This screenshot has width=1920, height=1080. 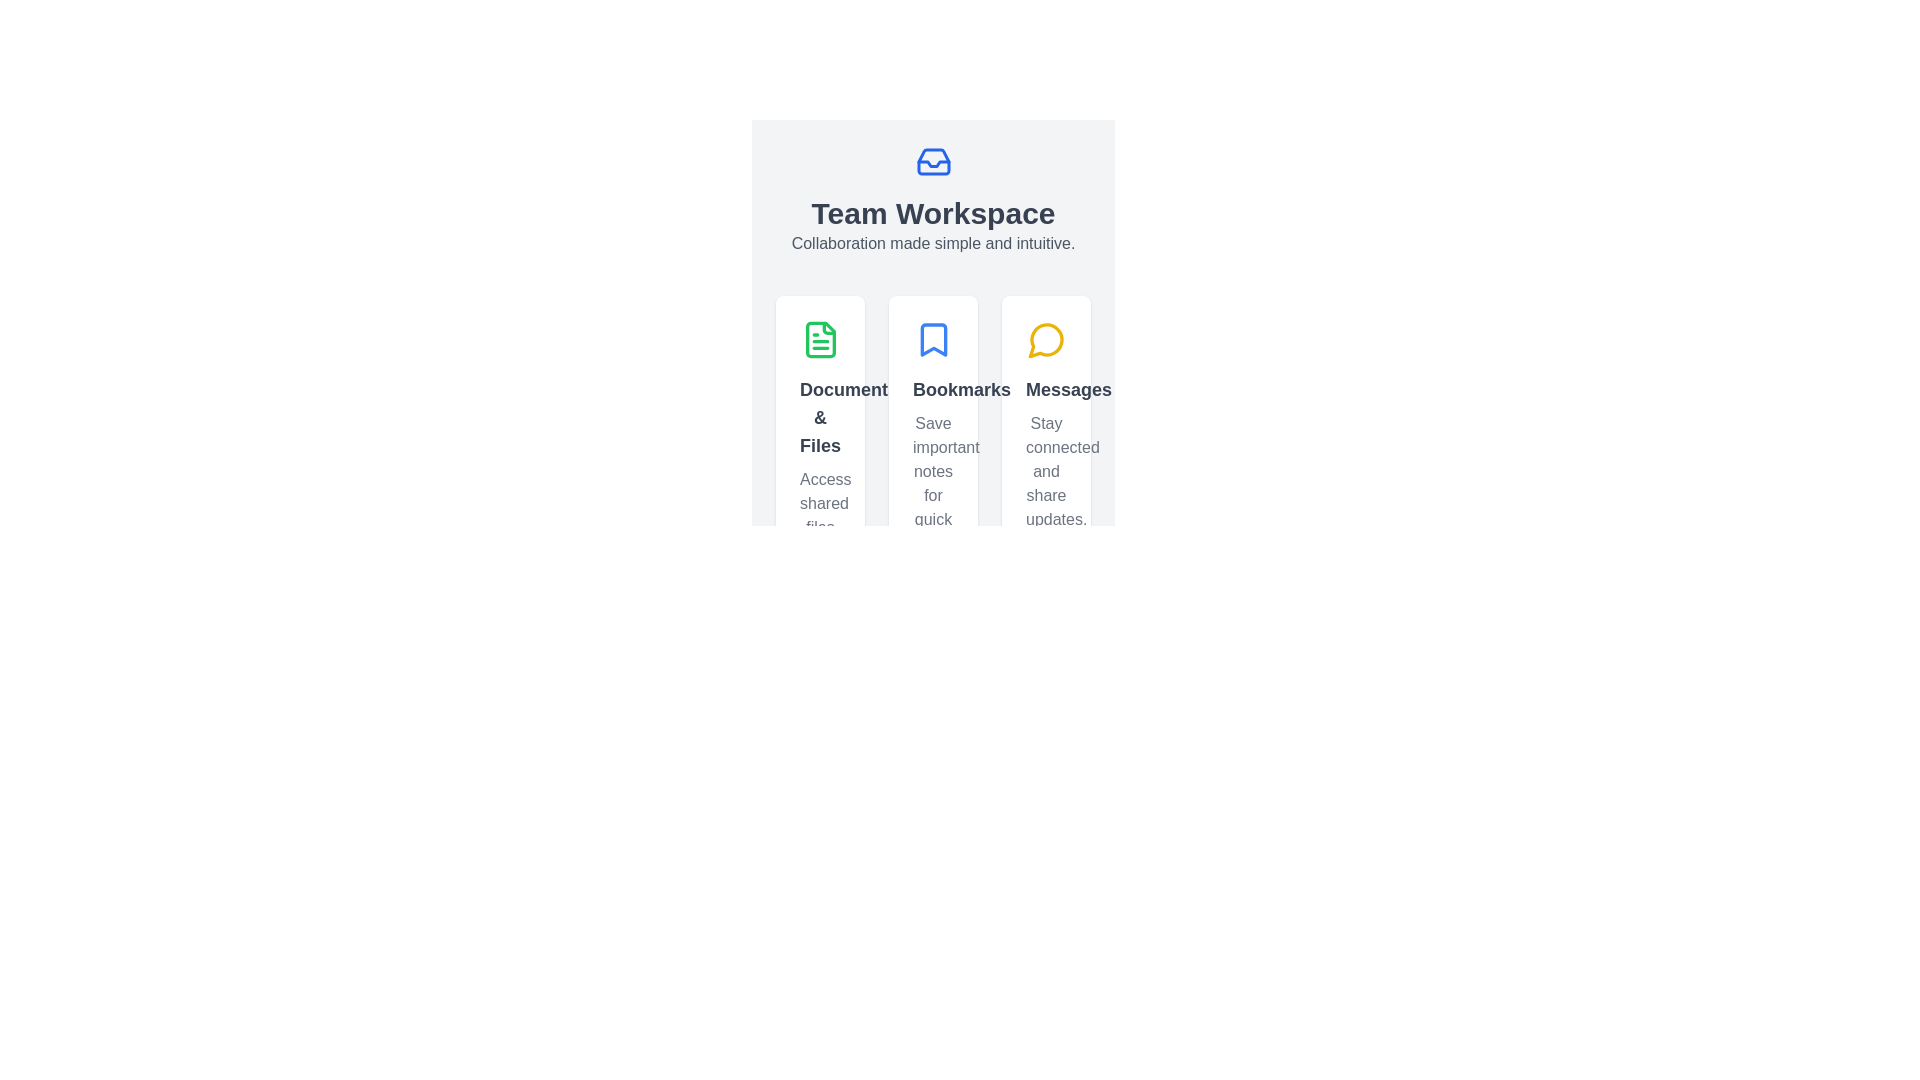 I want to click on the Section Header with Icon and Text that features a blue outlined icon and the text 'Team Workspace', so click(x=932, y=200).